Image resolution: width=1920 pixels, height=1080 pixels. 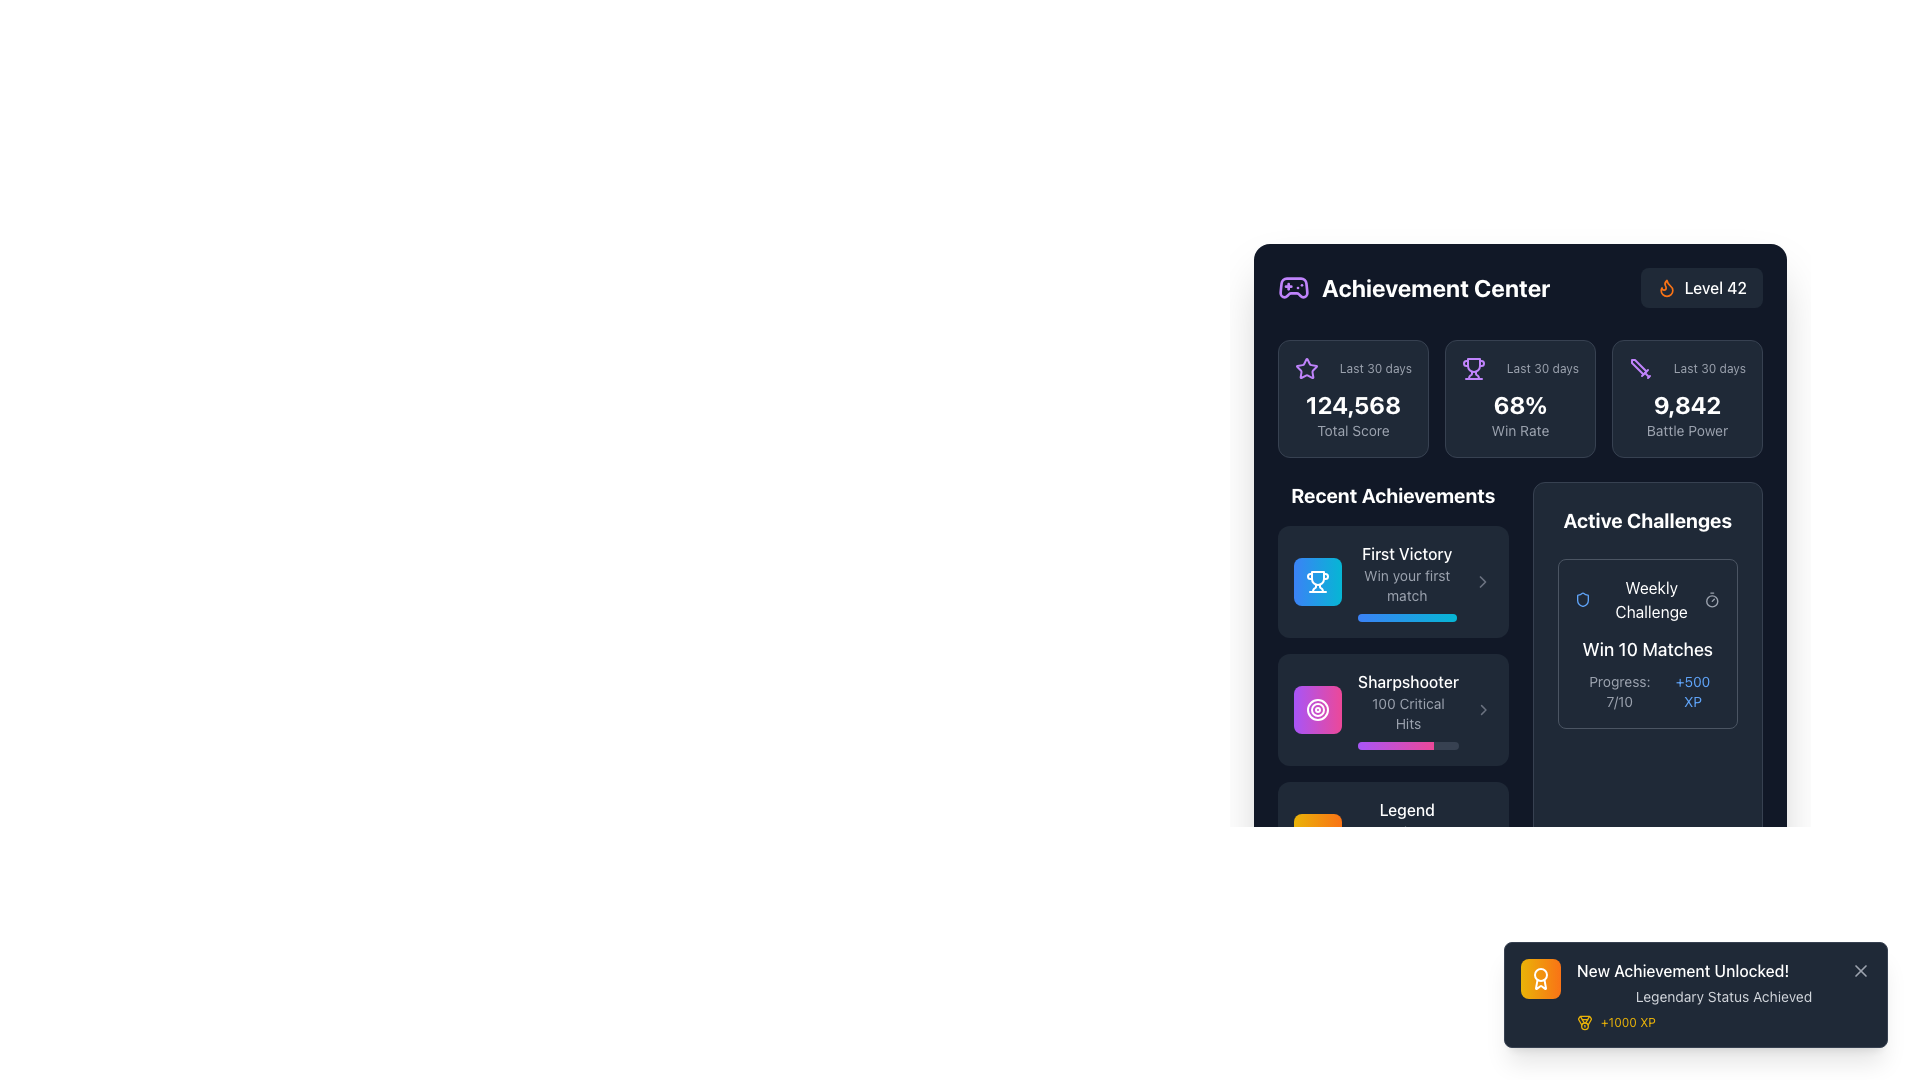 What do you see at coordinates (1305, 367) in the screenshot?
I see `purple star-shaped icon located in the 'Achievement Center' dashboard, positioned near the 'Total Score' statistic box, using developer tools` at bounding box center [1305, 367].